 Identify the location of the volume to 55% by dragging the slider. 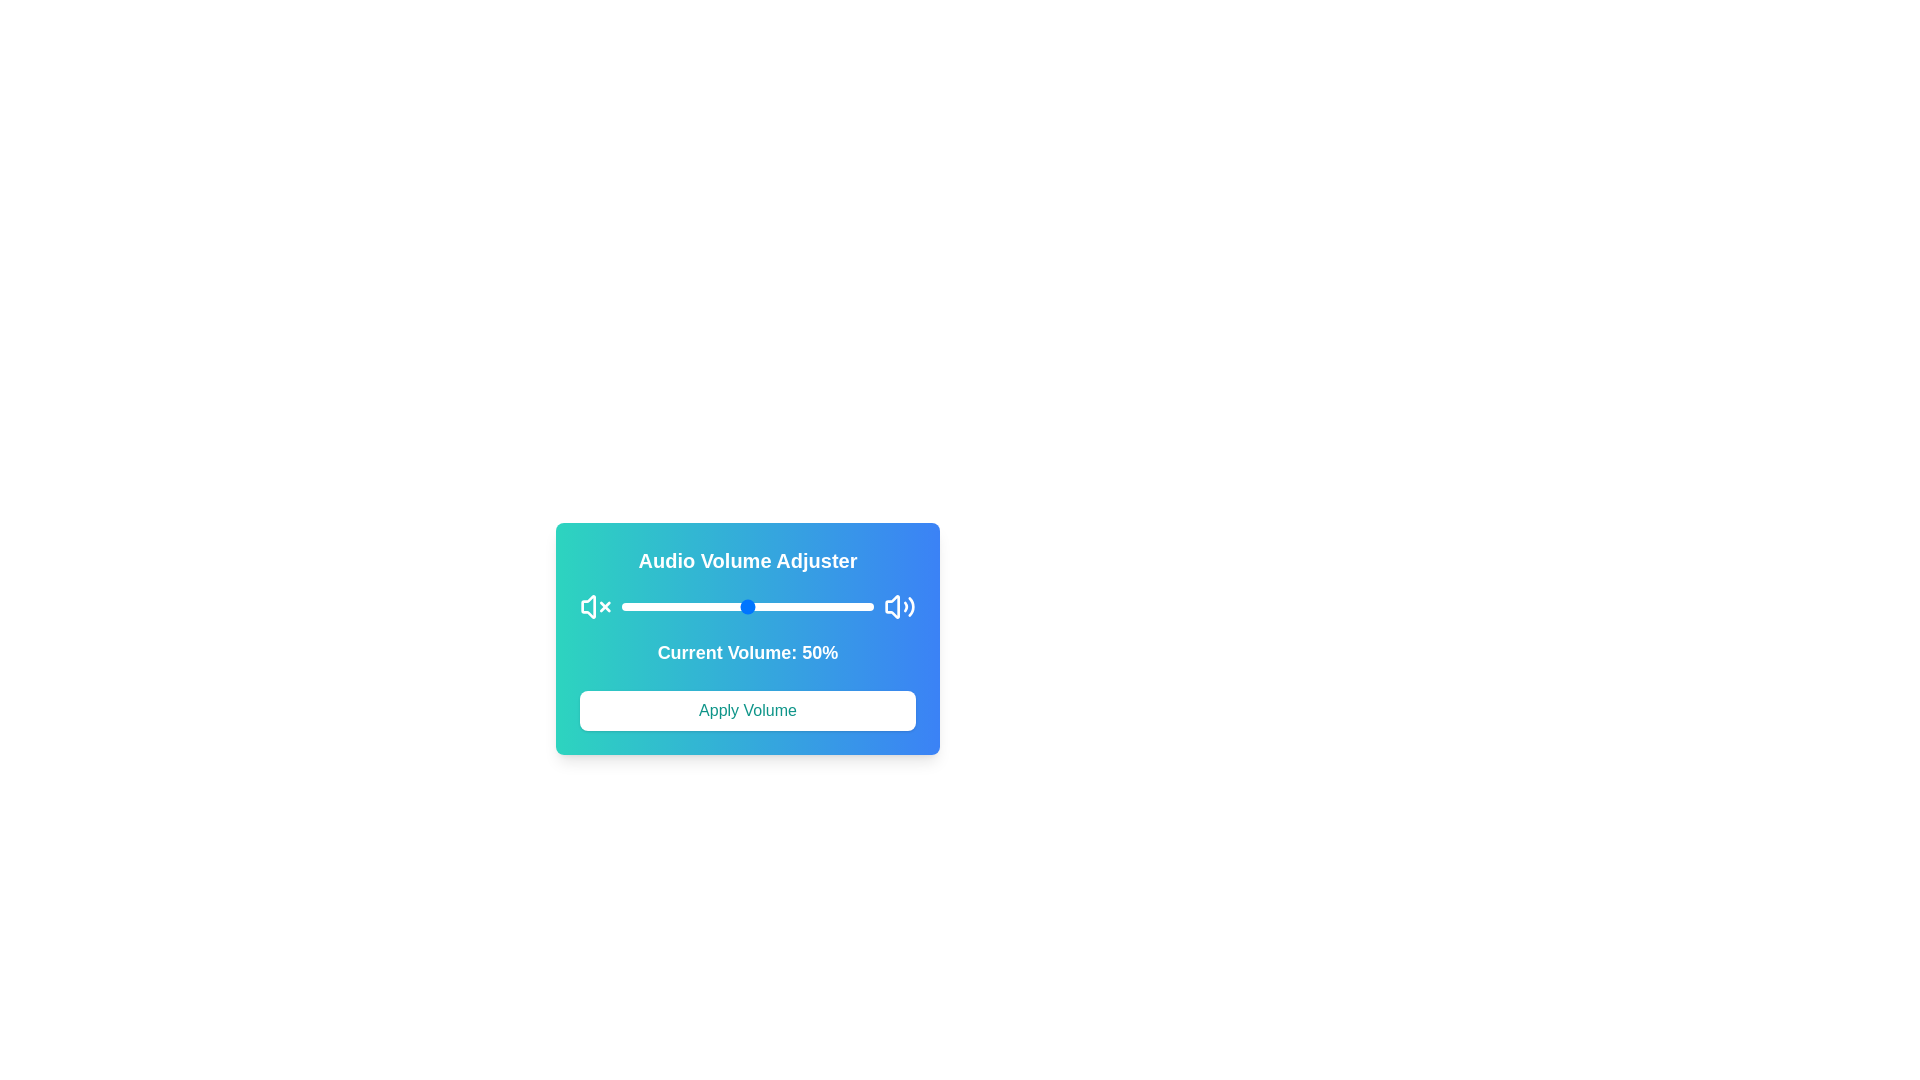
(759, 605).